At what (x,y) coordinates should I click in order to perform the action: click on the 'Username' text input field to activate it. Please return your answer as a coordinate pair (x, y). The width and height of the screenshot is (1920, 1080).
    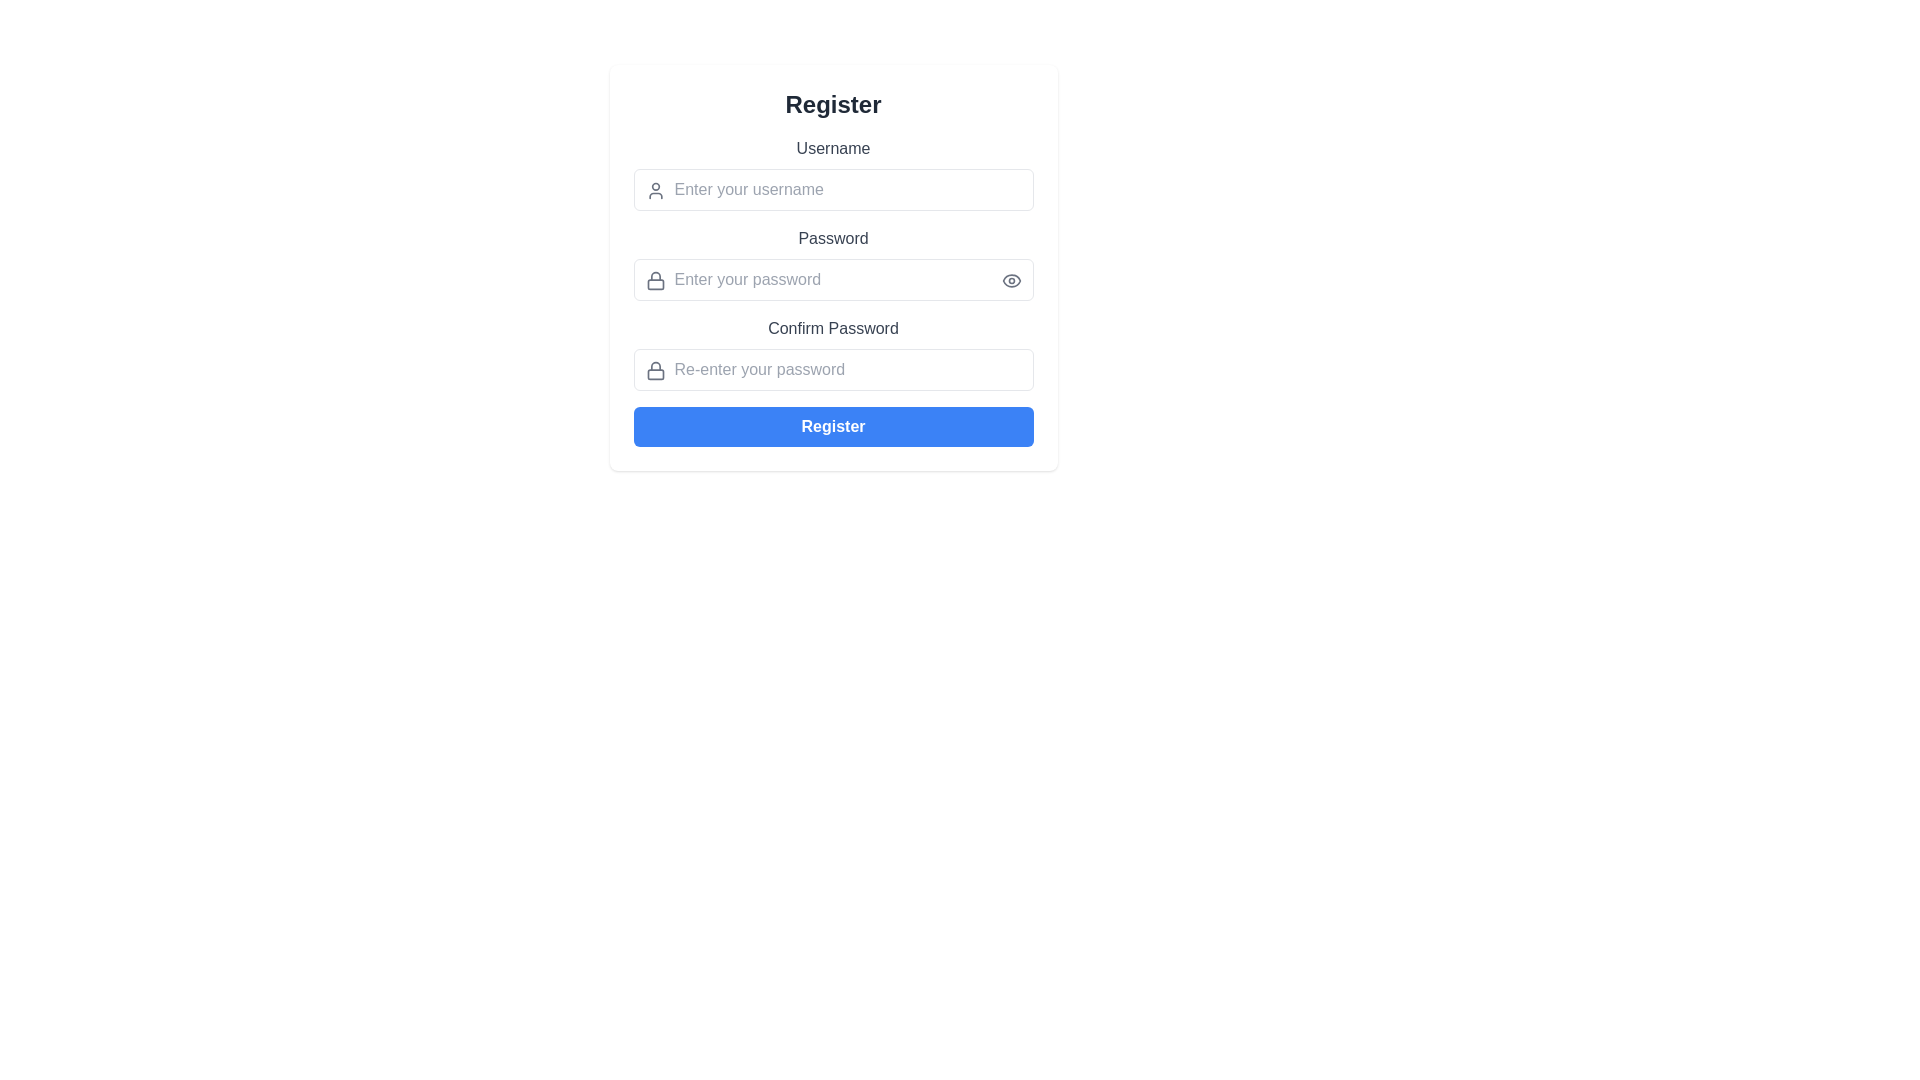
    Looking at the image, I should click on (833, 172).